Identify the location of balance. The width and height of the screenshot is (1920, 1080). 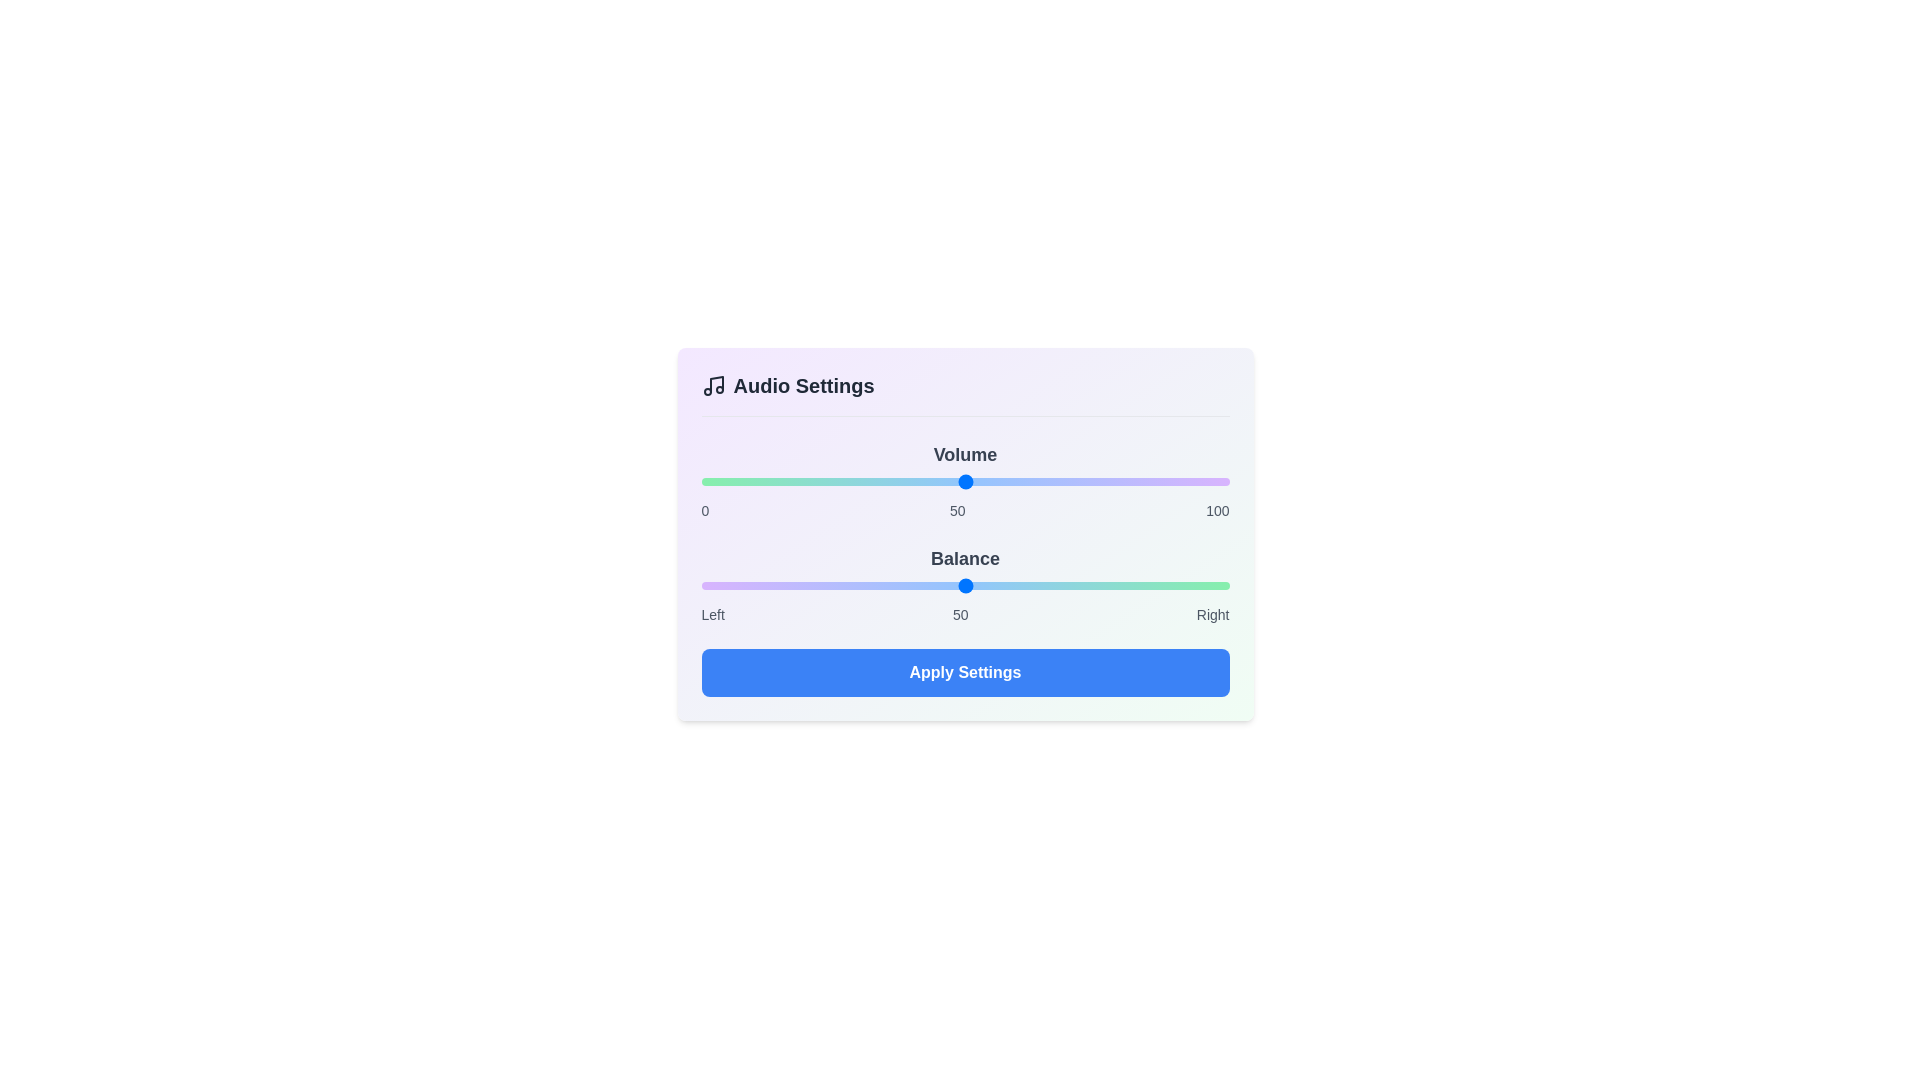
(774, 585).